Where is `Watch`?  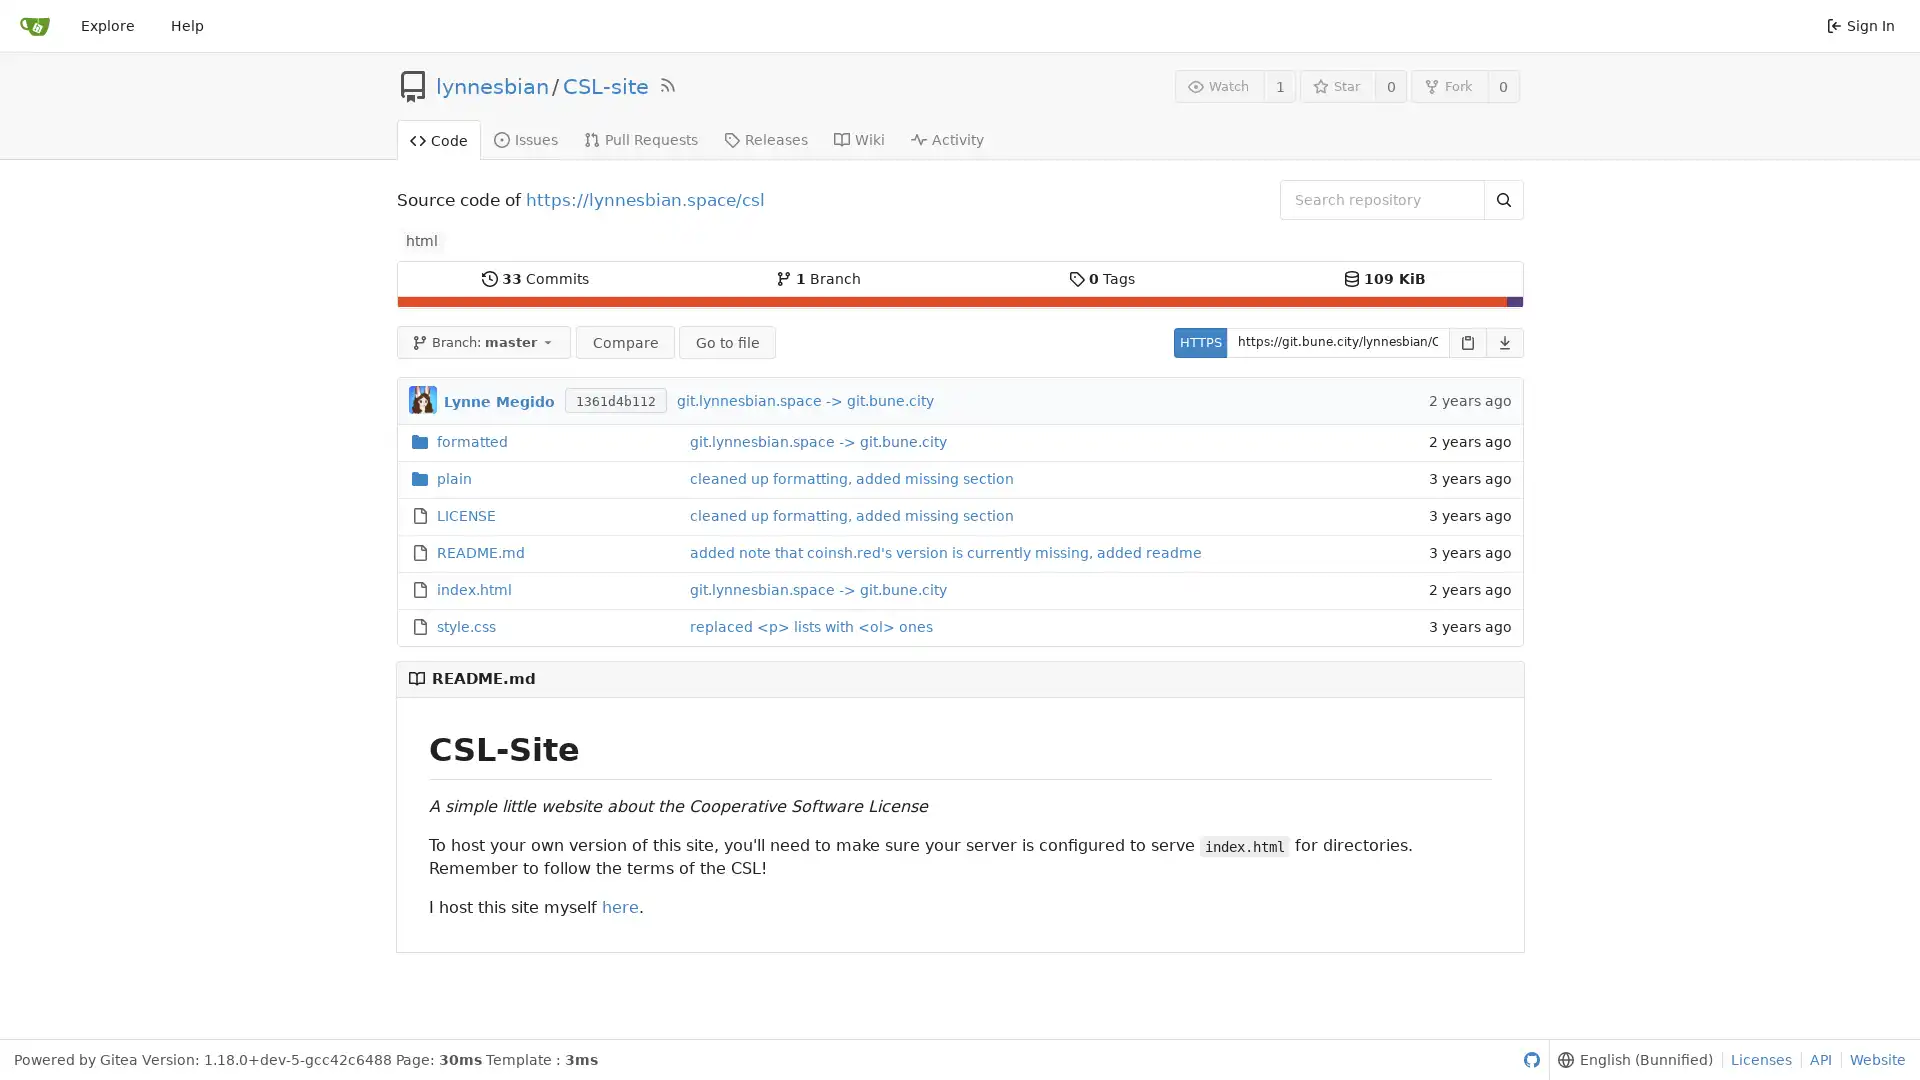 Watch is located at coordinates (1218, 85).